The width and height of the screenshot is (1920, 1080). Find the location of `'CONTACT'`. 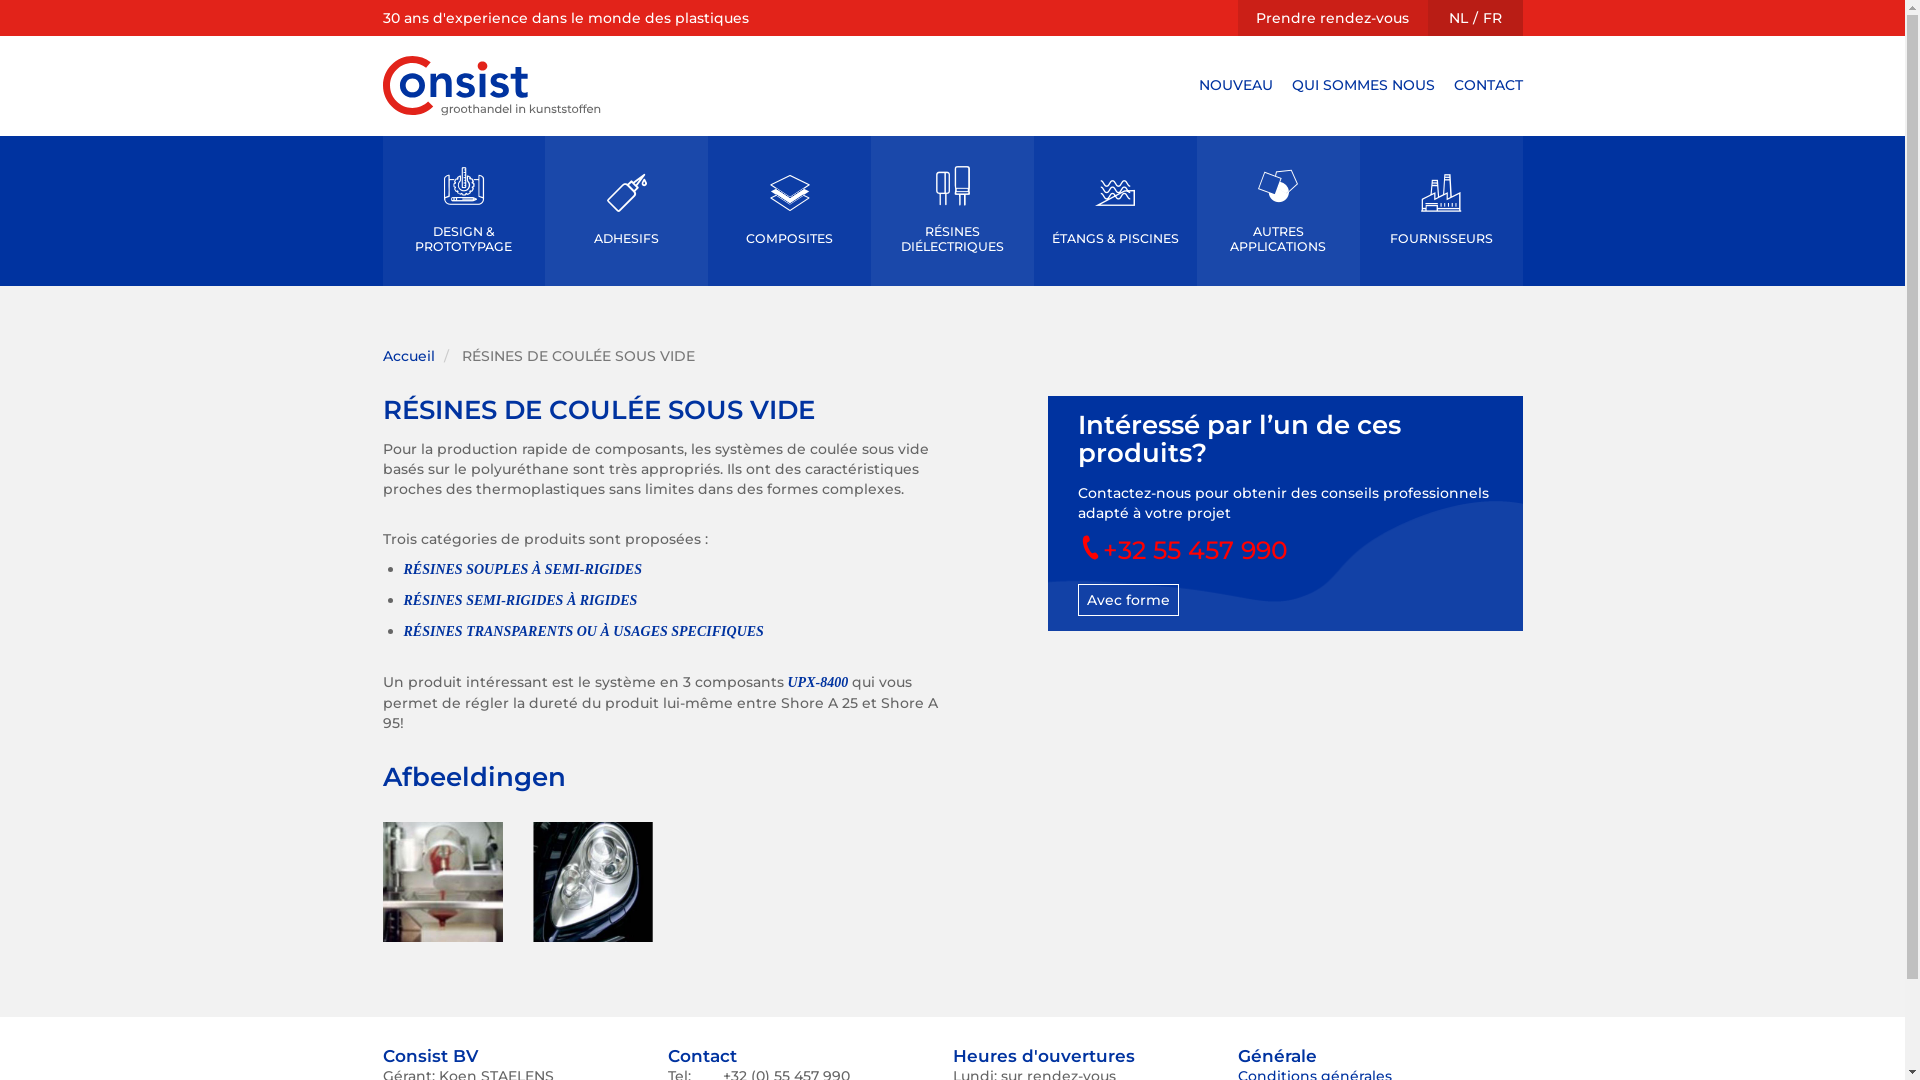

'CONTACT' is located at coordinates (1488, 83).